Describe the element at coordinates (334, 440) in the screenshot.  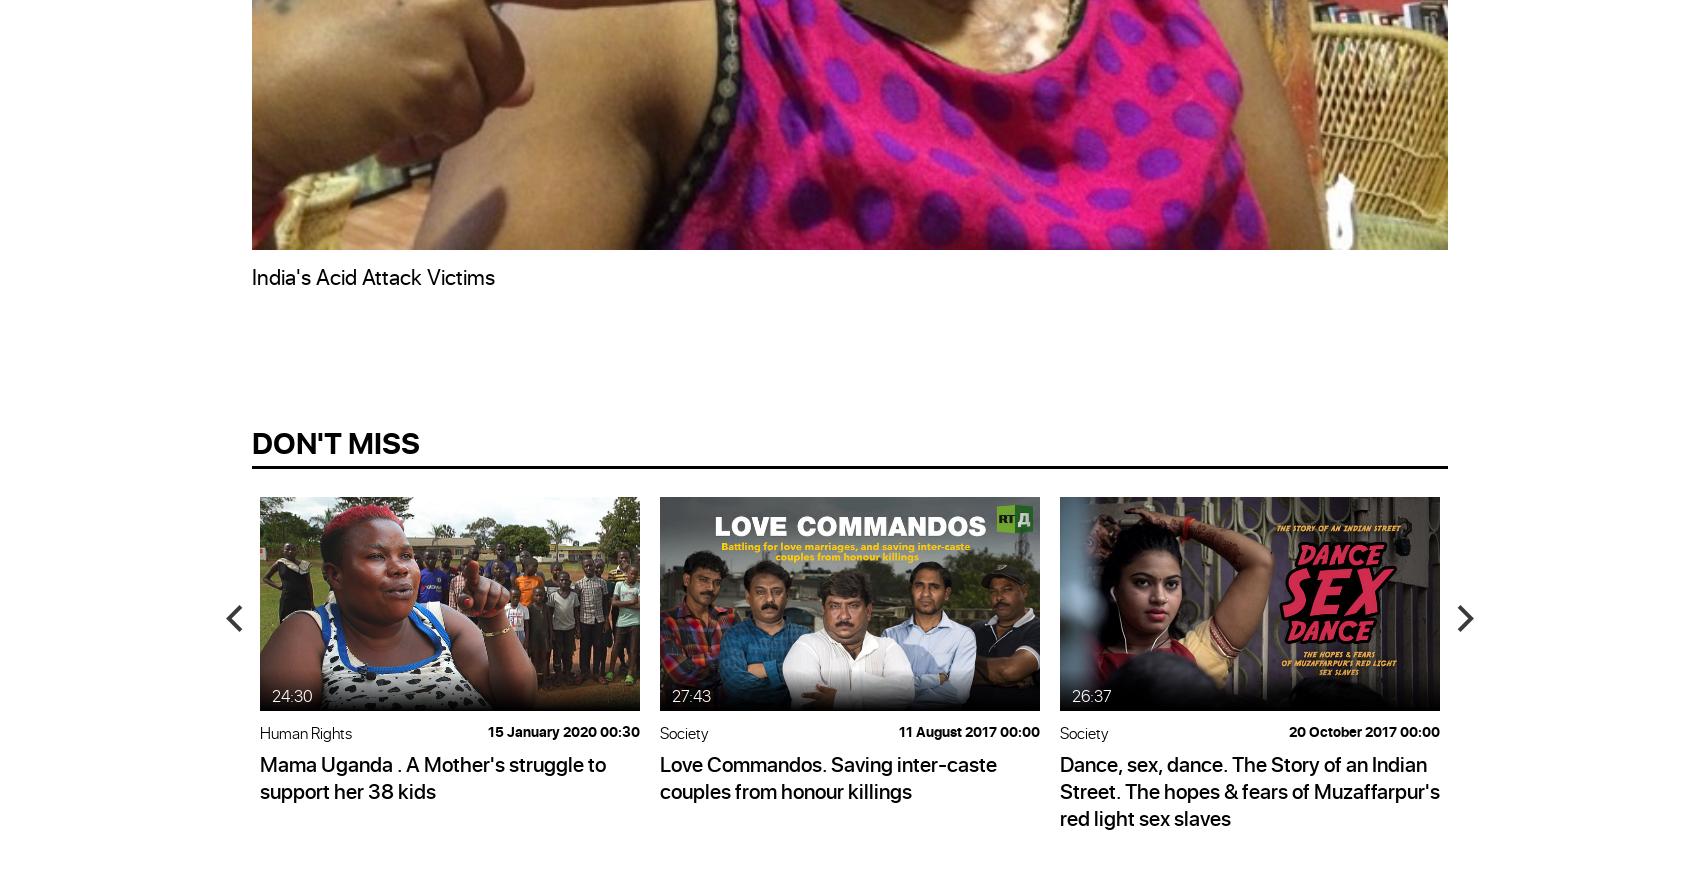
I see `'DON'T MISS'` at that location.